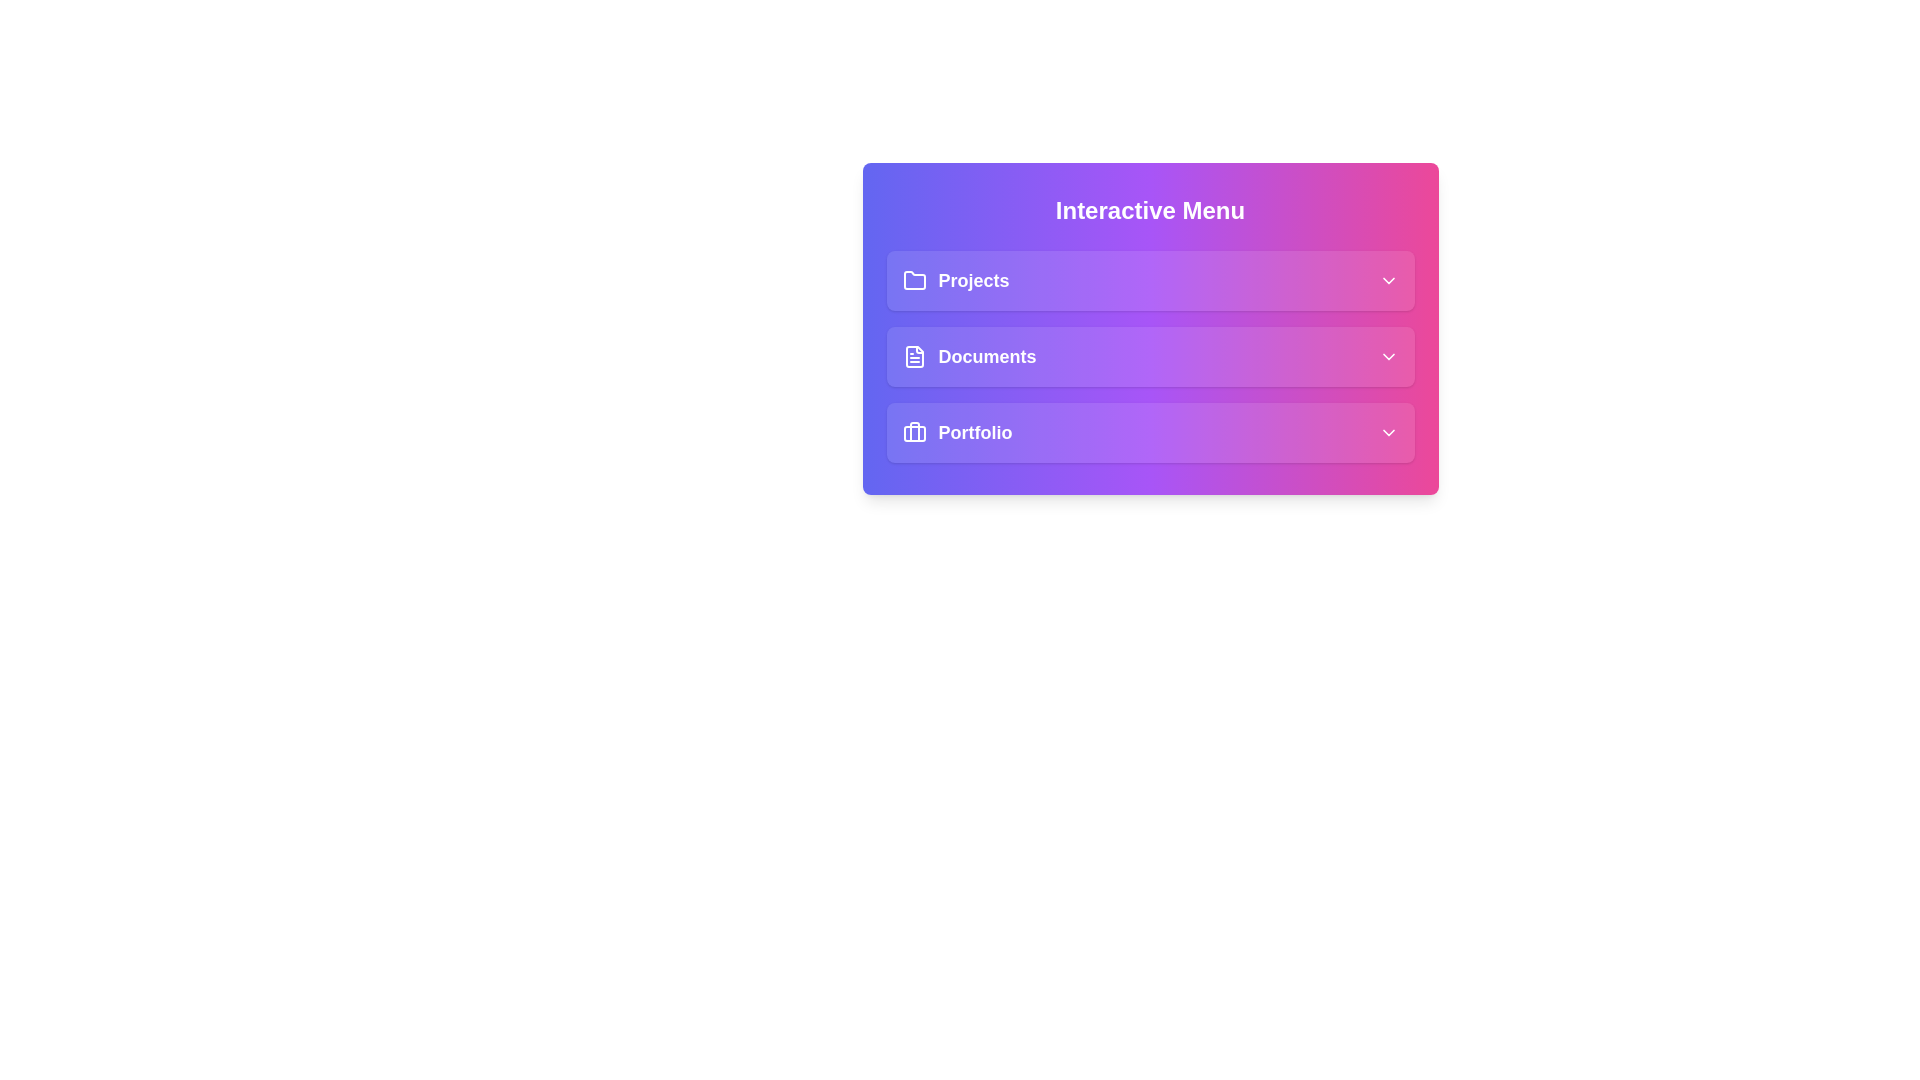 This screenshot has height=1080, width=1920. I want to click on the 'Documents' tab, which is the second tab in the vertical menu located between the 'Projects' and 'Portfolio' tabs, so click(1150, 356).